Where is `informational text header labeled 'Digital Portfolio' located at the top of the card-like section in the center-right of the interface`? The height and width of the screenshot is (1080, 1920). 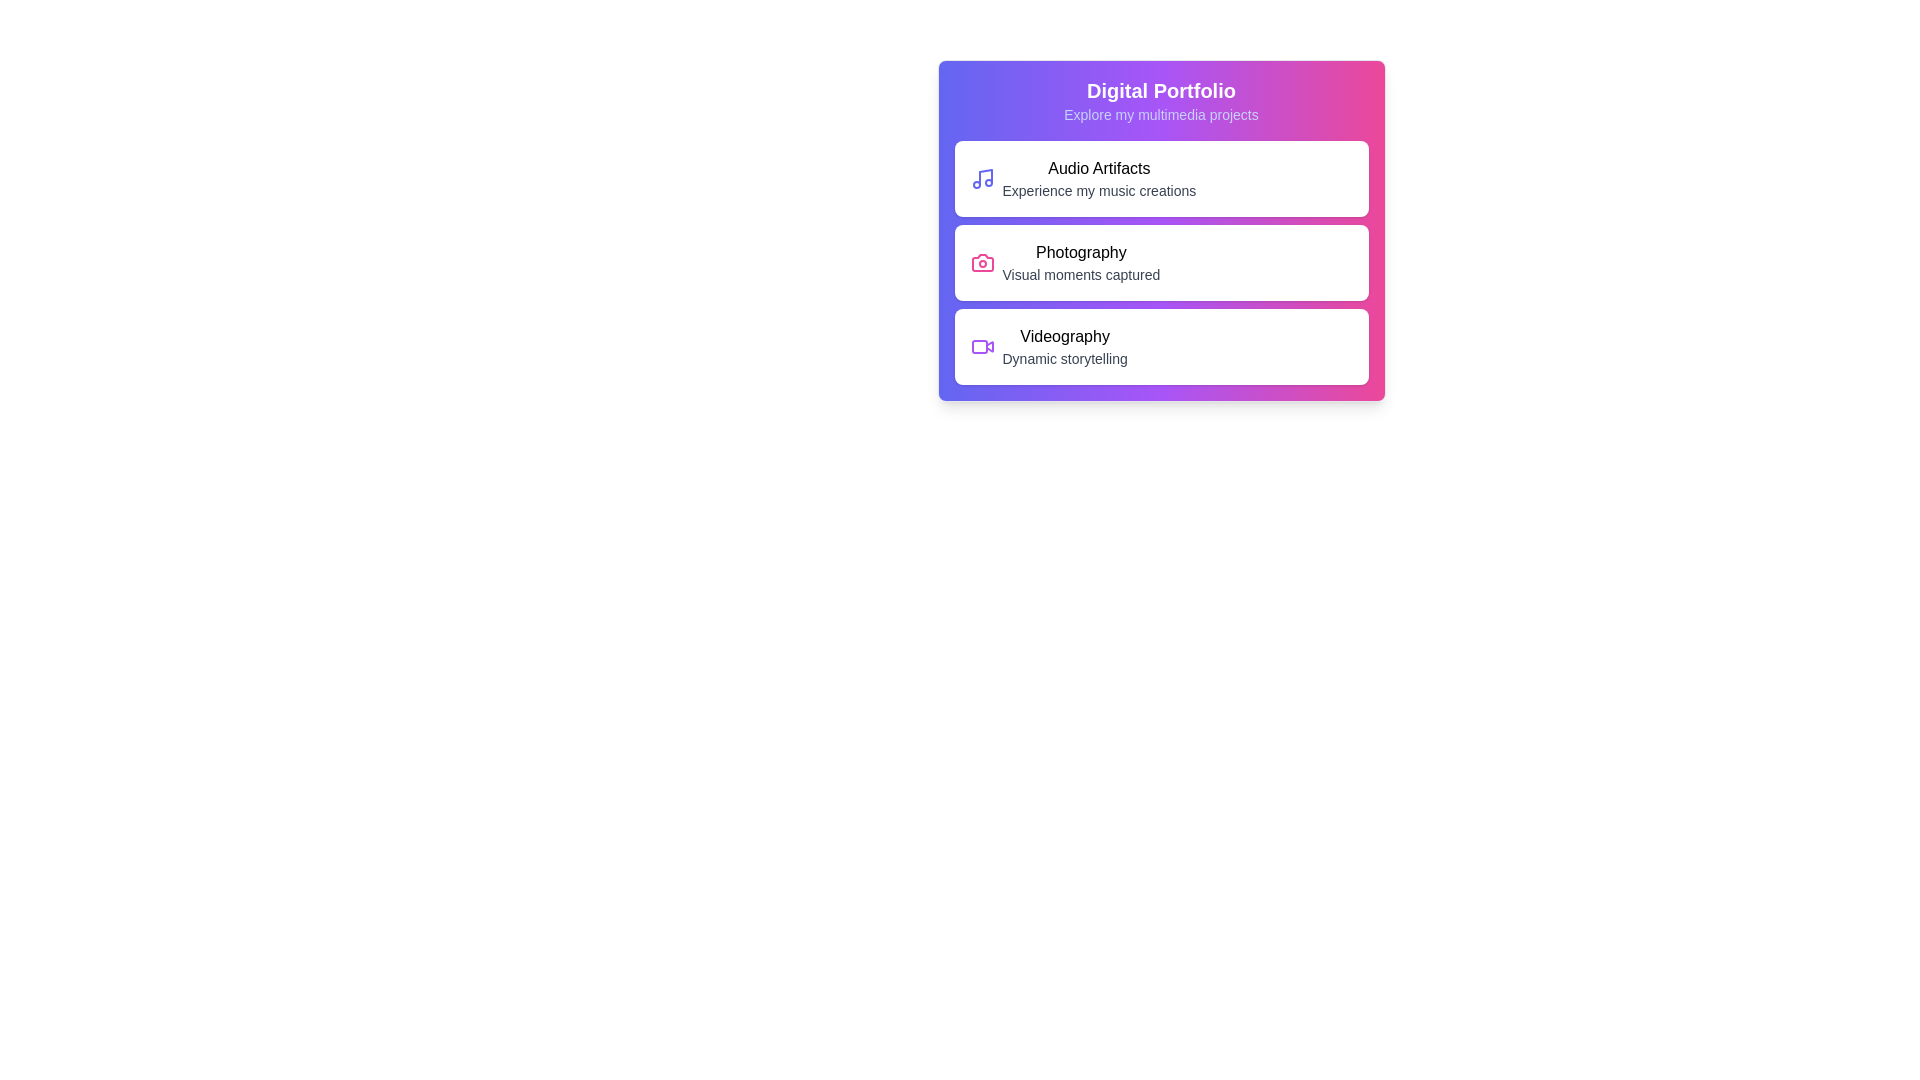 informational text header labeled 'Digital Portfolio' located at the top of the card-like section in the center-right of the interface is located at coordinates (1161, 100).